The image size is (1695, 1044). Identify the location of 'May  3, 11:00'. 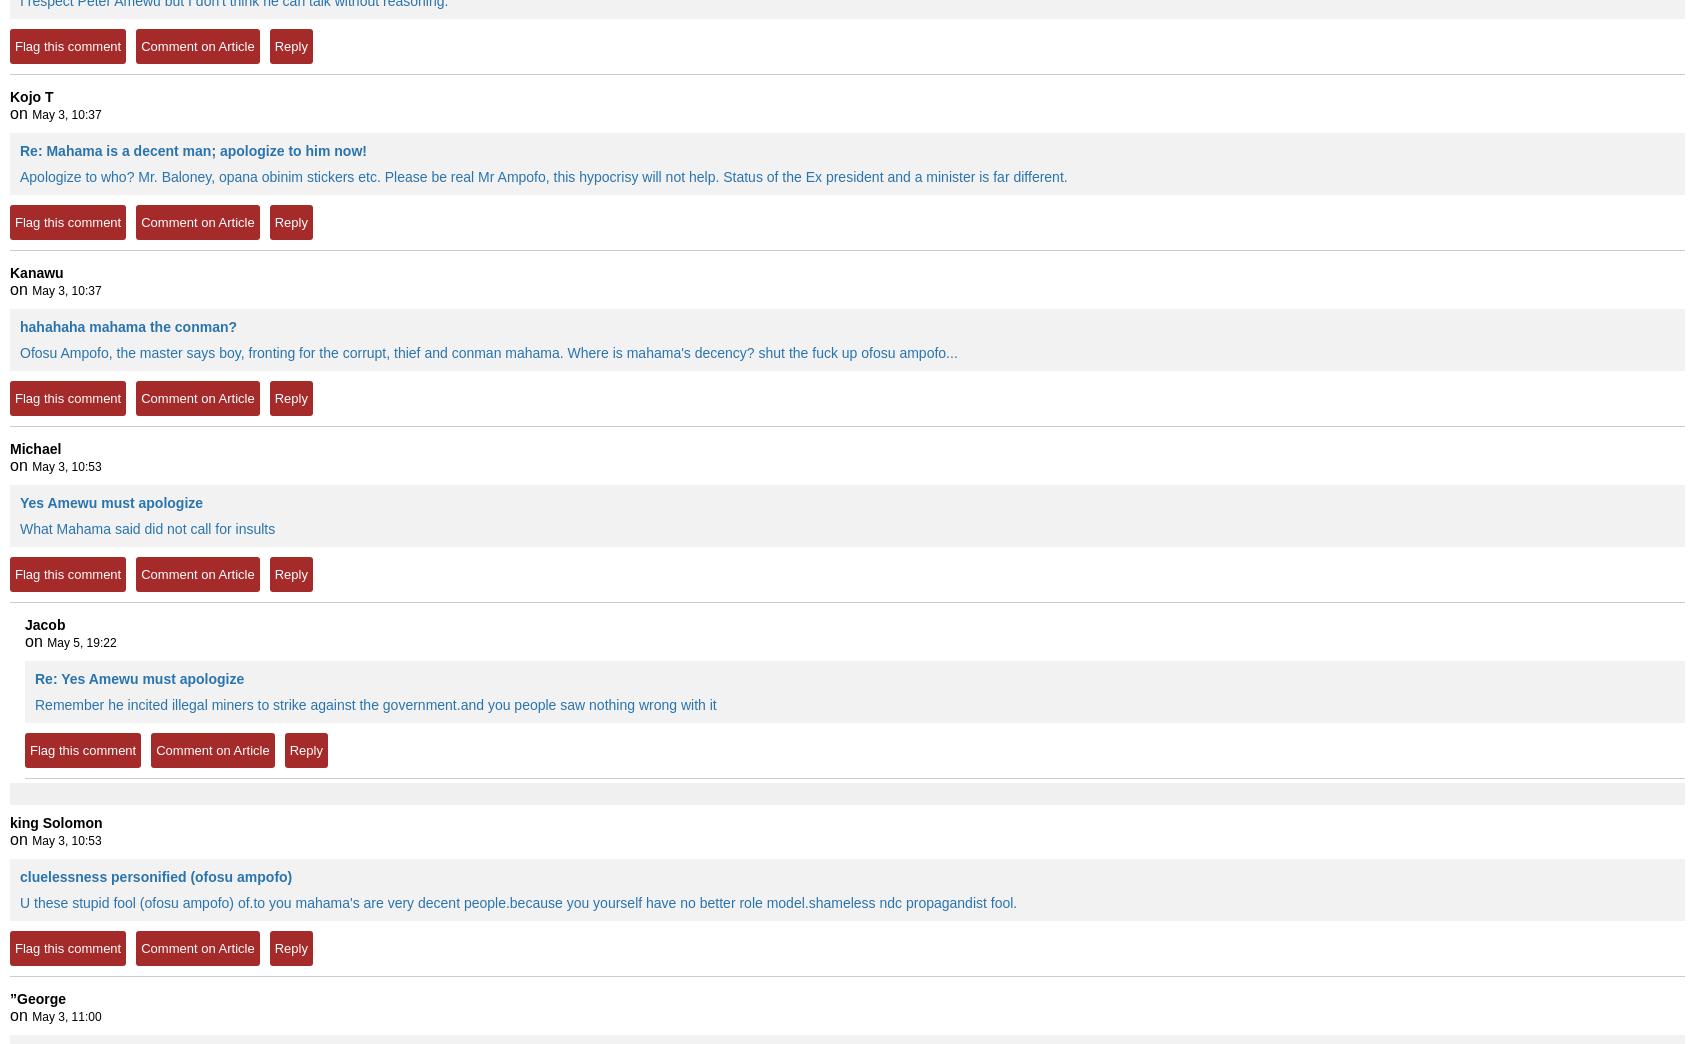
(65, 1016).